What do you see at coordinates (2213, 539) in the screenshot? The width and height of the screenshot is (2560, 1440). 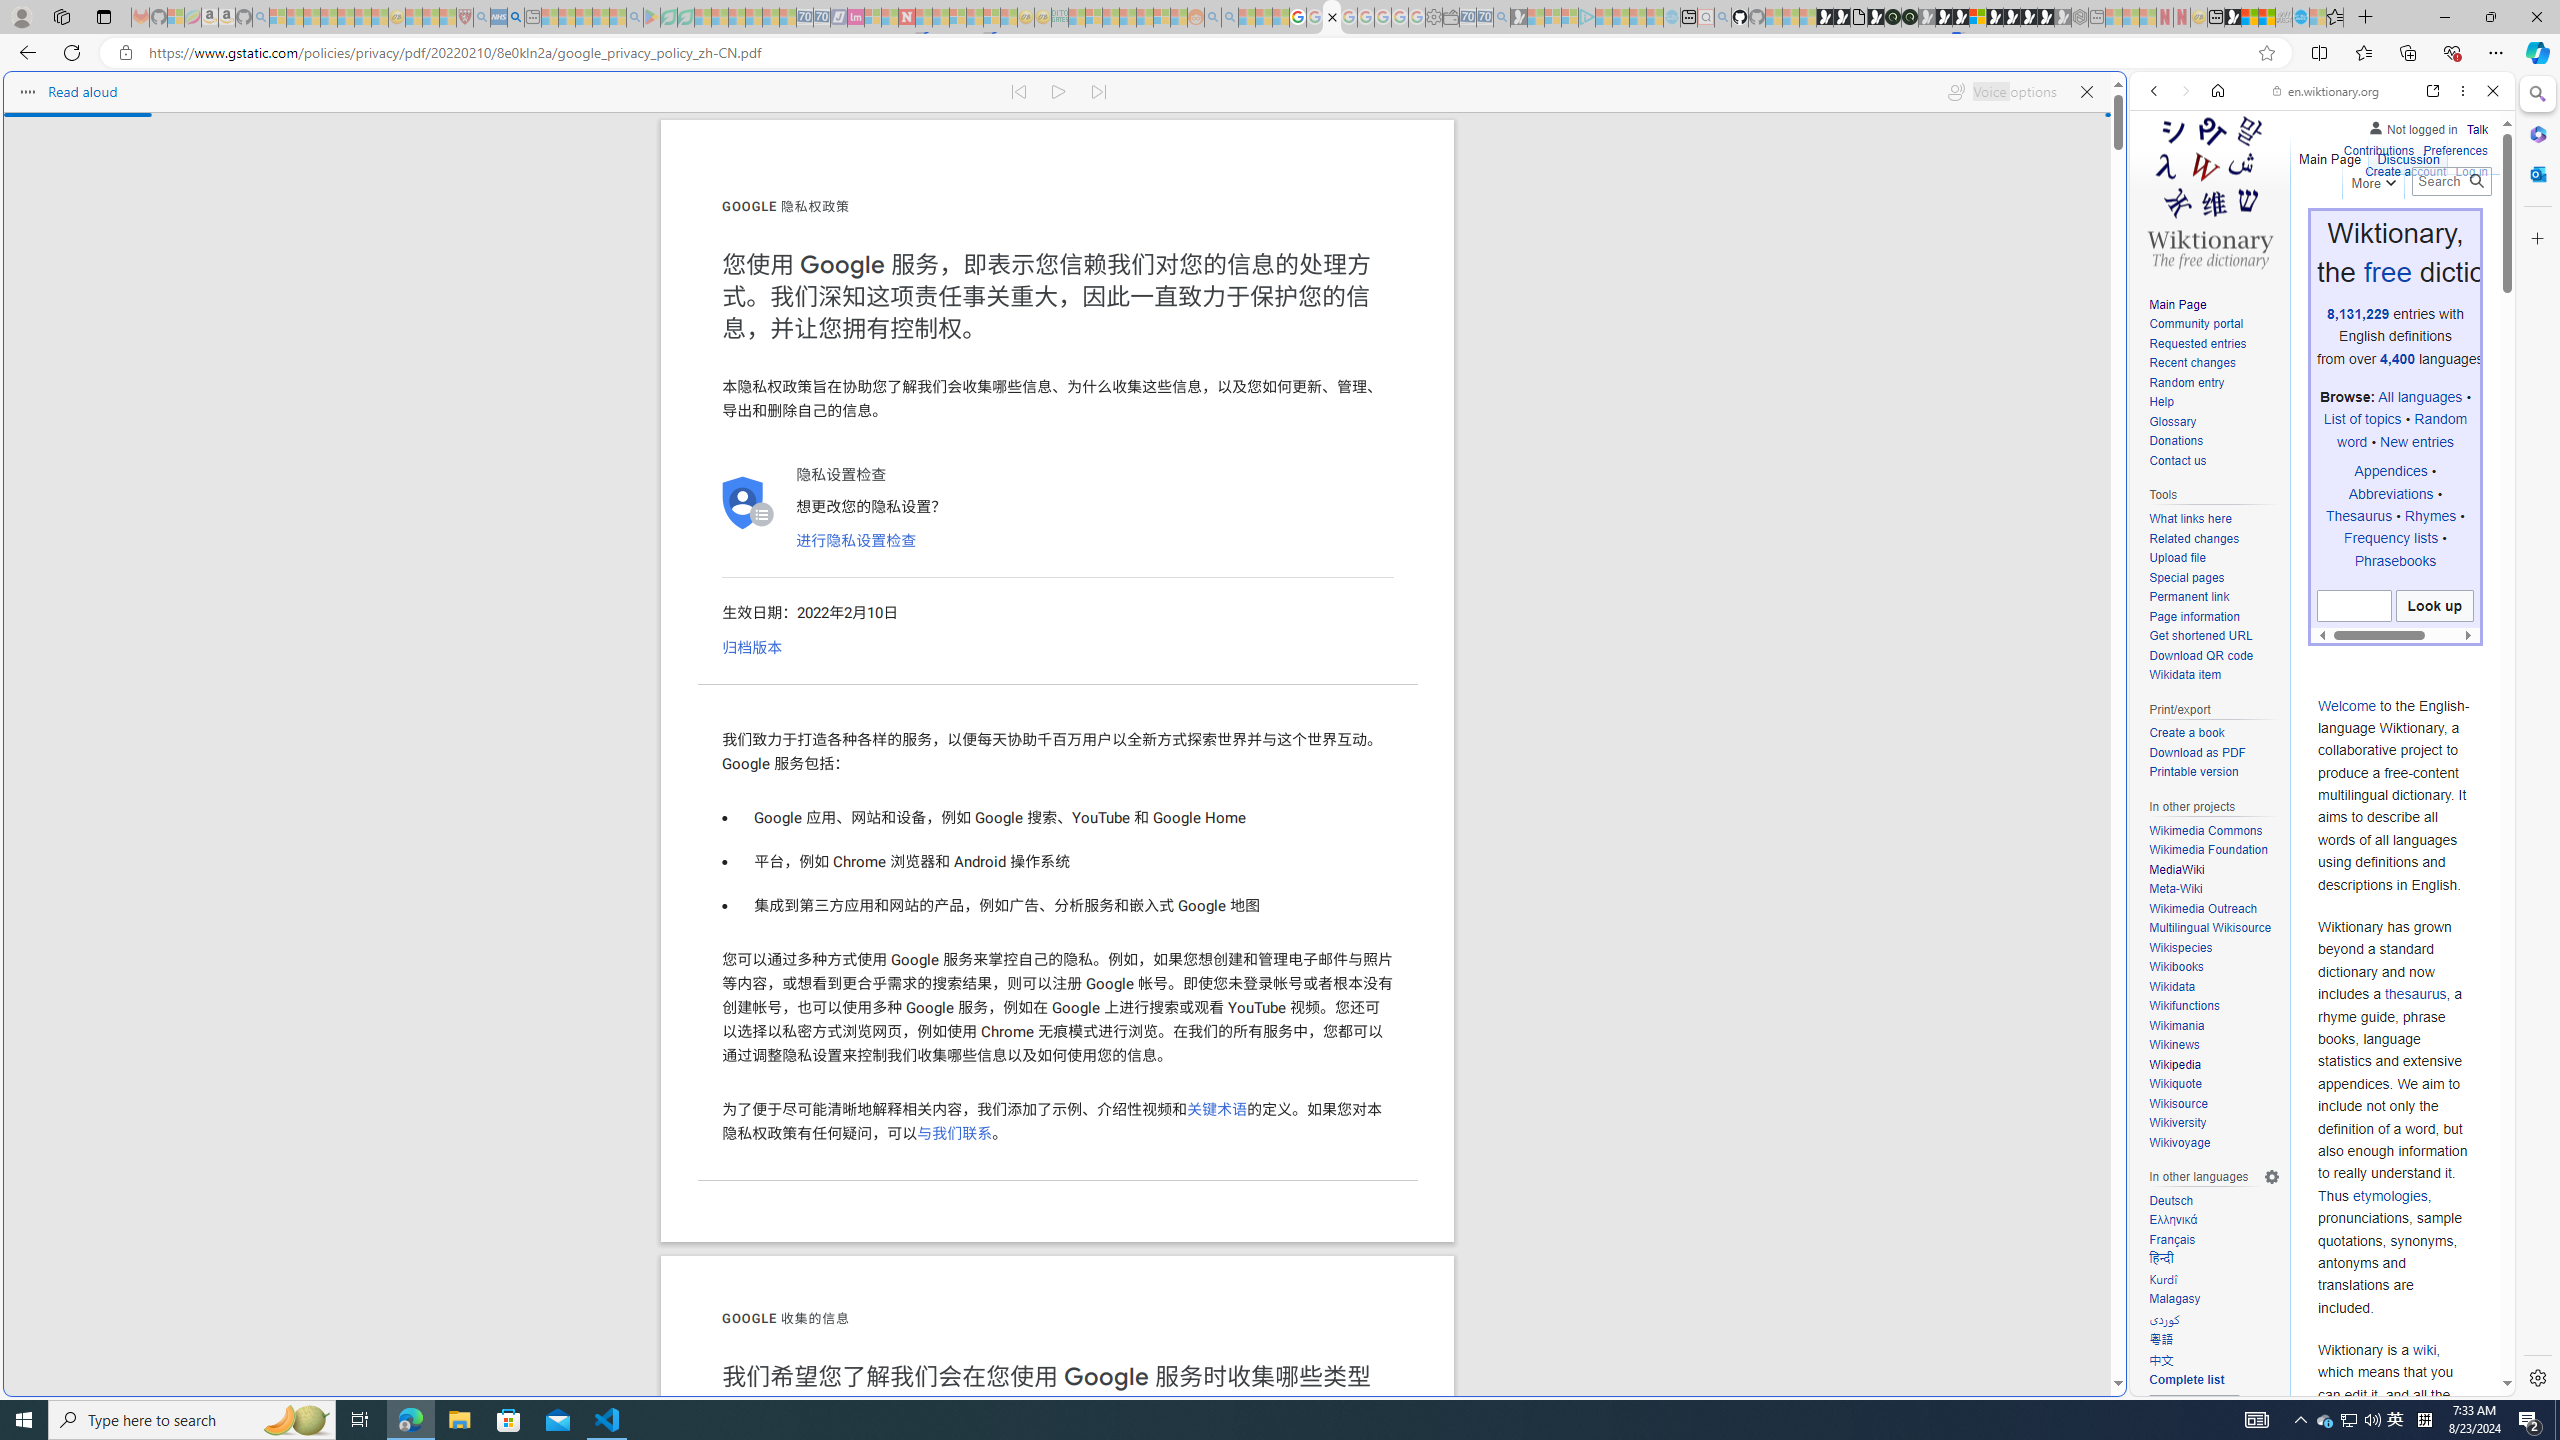 I see `'Related changes'` at bounding box center [2213, 539].